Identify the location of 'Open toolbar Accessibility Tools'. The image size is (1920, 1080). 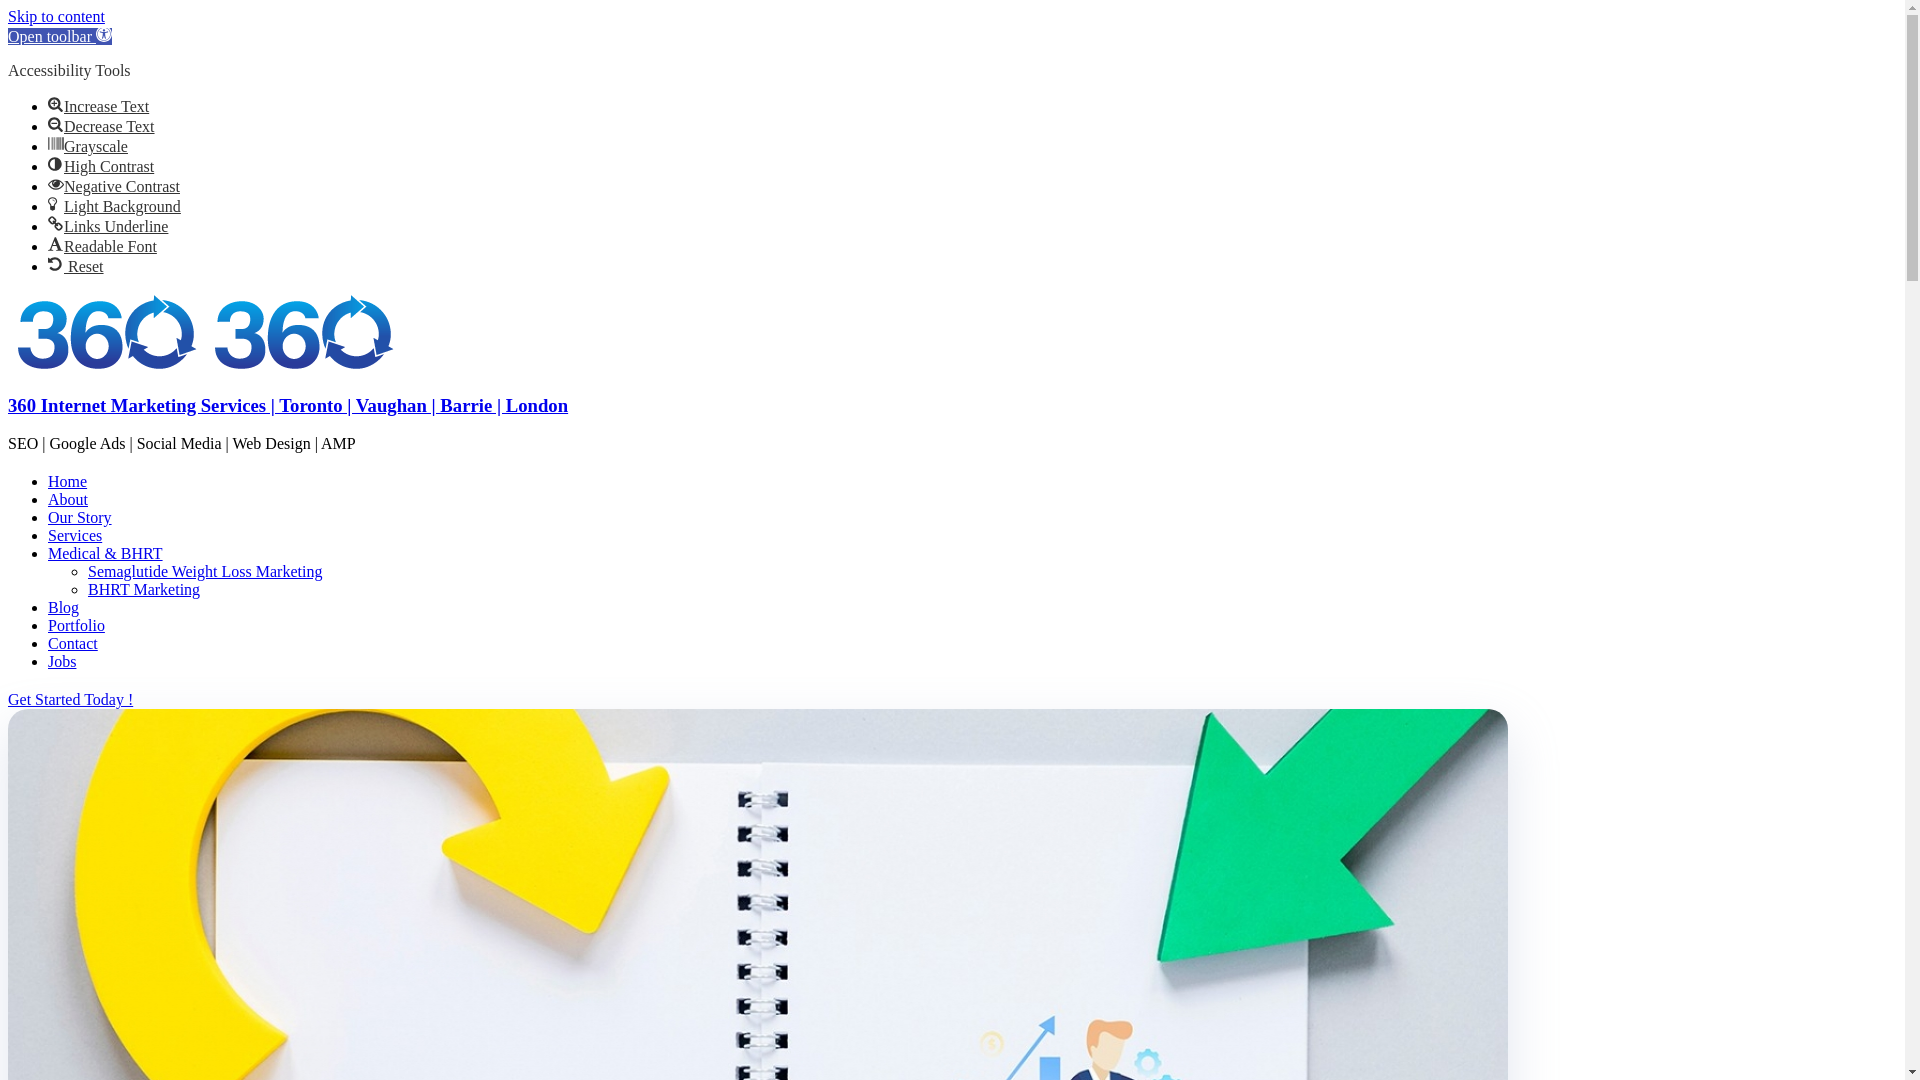
(59, 36).